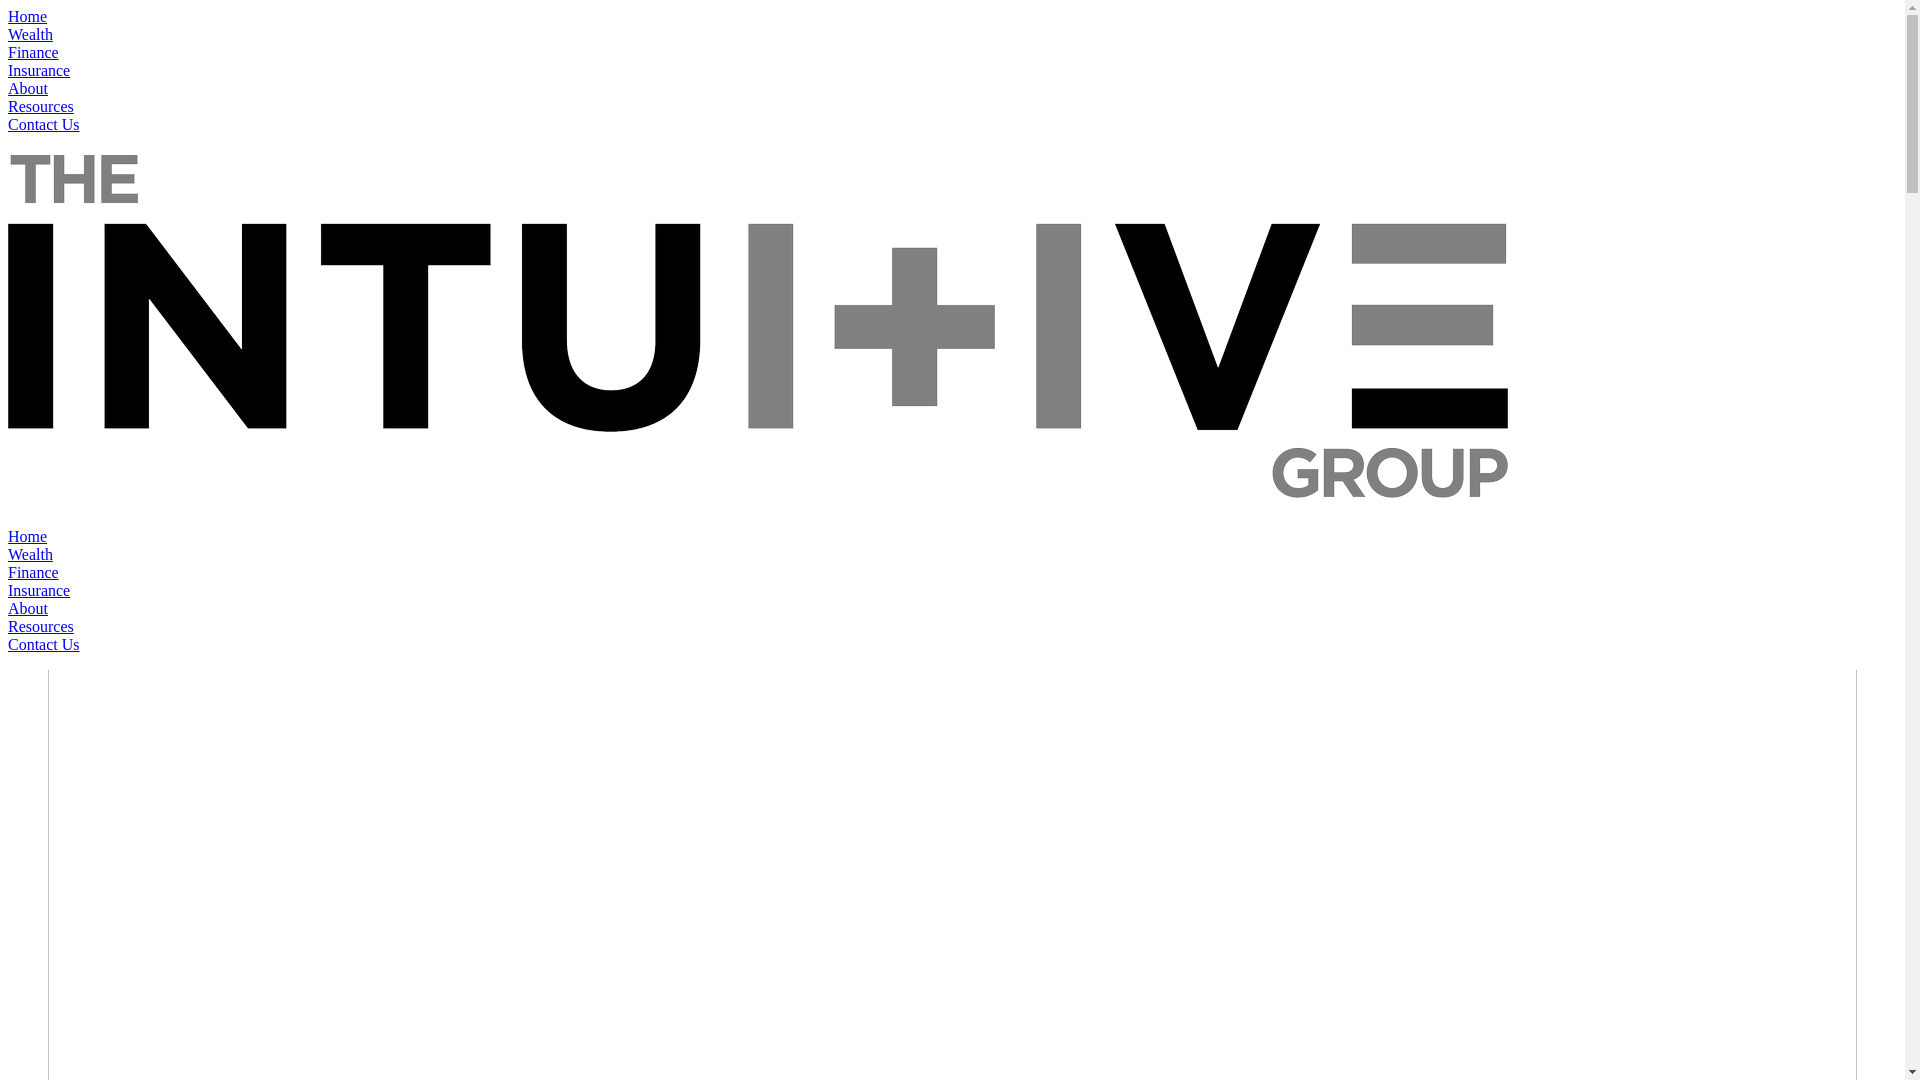  Describe the element at coordinates (27, 16) in the screenshot. I see `'Home'` at that location.